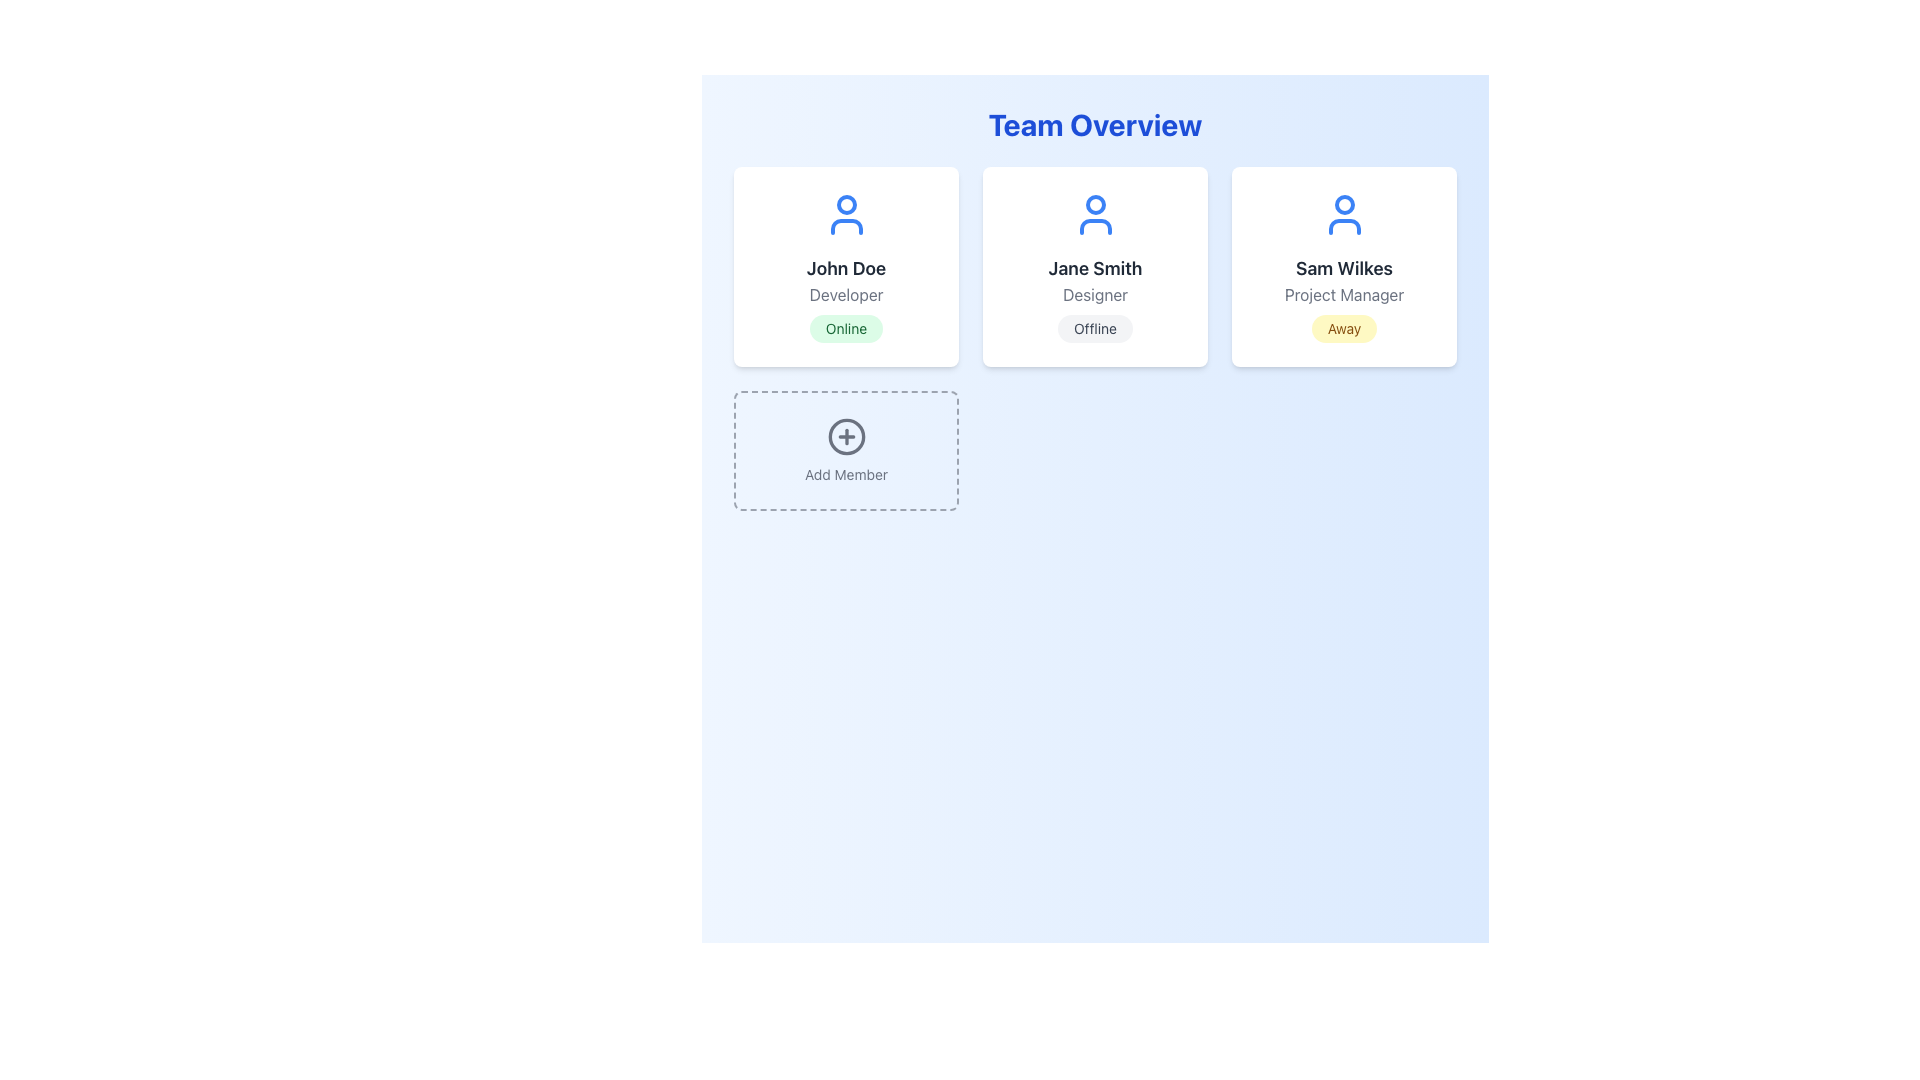 This screenshot has height=1080, width=1920. What do you see at coordinates (1344, 204) in the screenshot?
I see `the small blue circular decorative element within the user profile icon for 'Sam Wilkes', located at the upper section of the icon` at bounding box center [1344, 204].